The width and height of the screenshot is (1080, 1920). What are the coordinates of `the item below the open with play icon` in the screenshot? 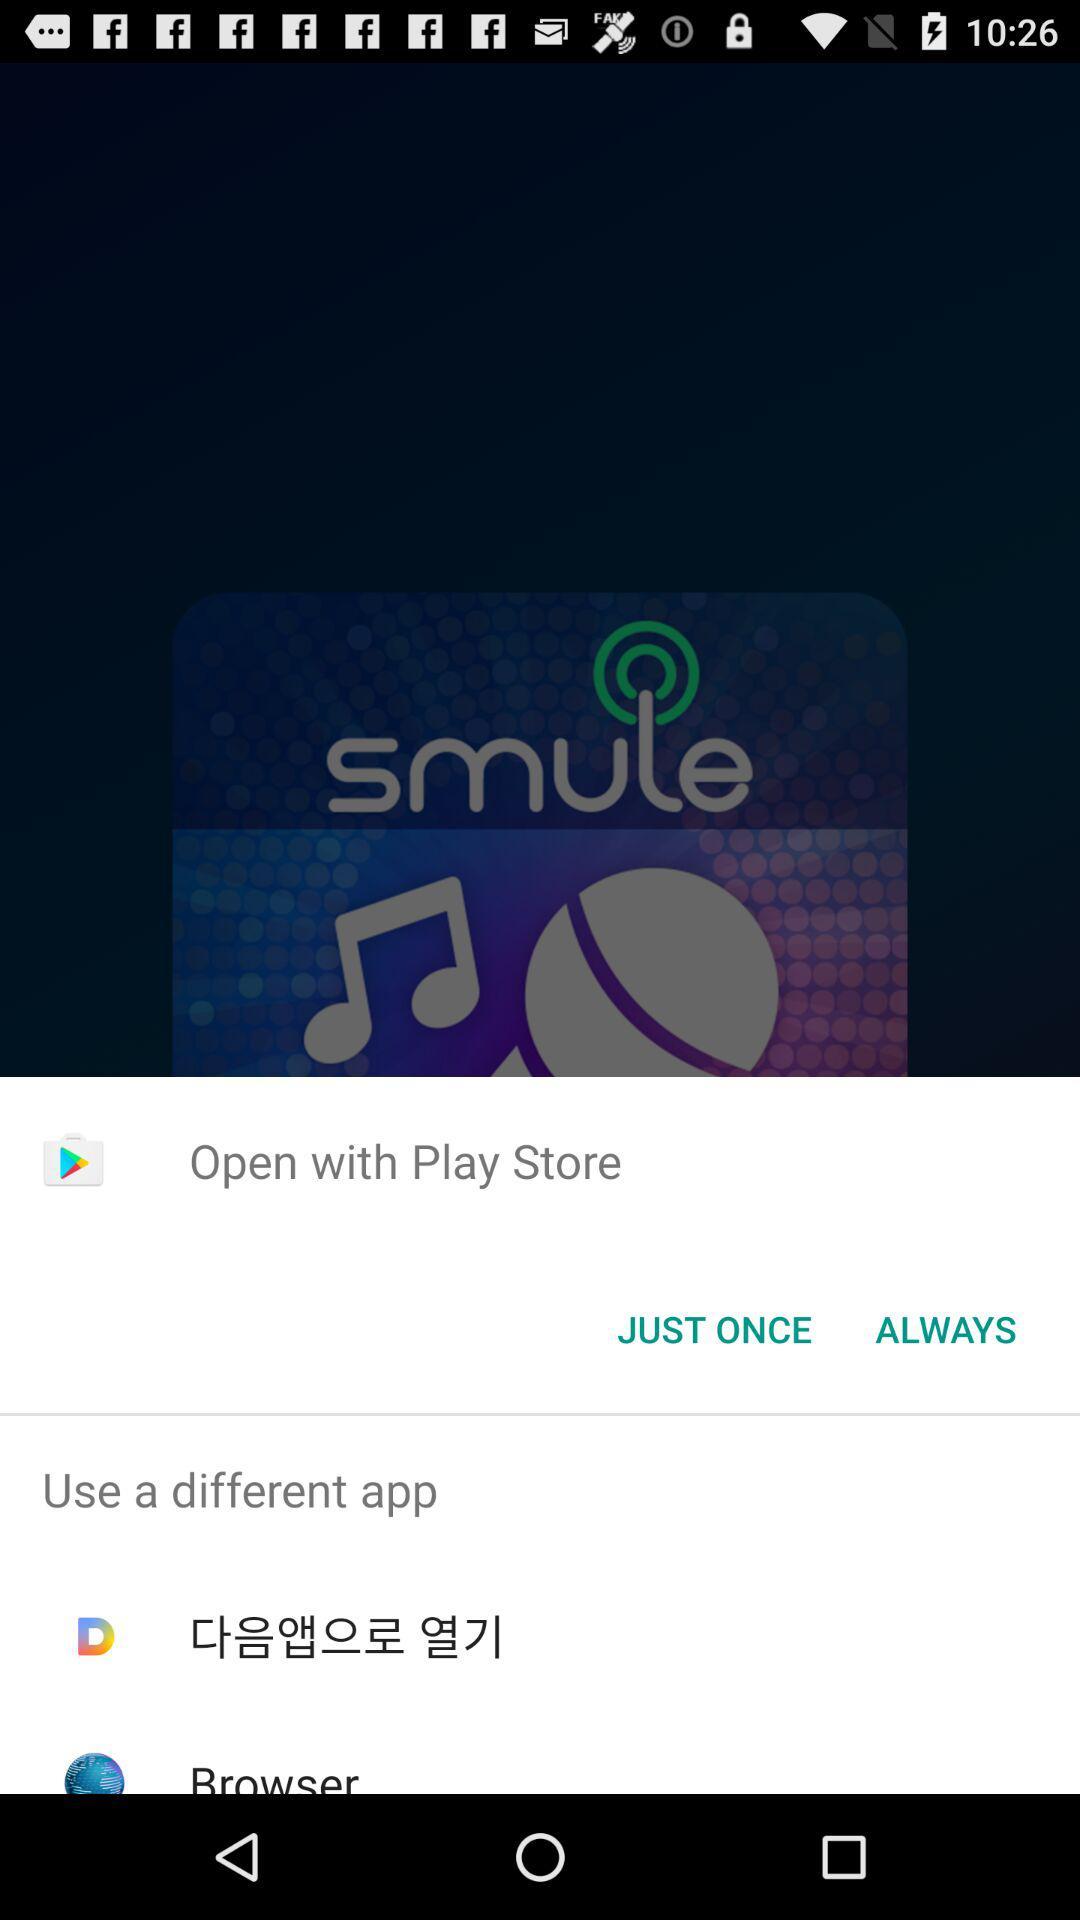 It's located at (945, 1329).